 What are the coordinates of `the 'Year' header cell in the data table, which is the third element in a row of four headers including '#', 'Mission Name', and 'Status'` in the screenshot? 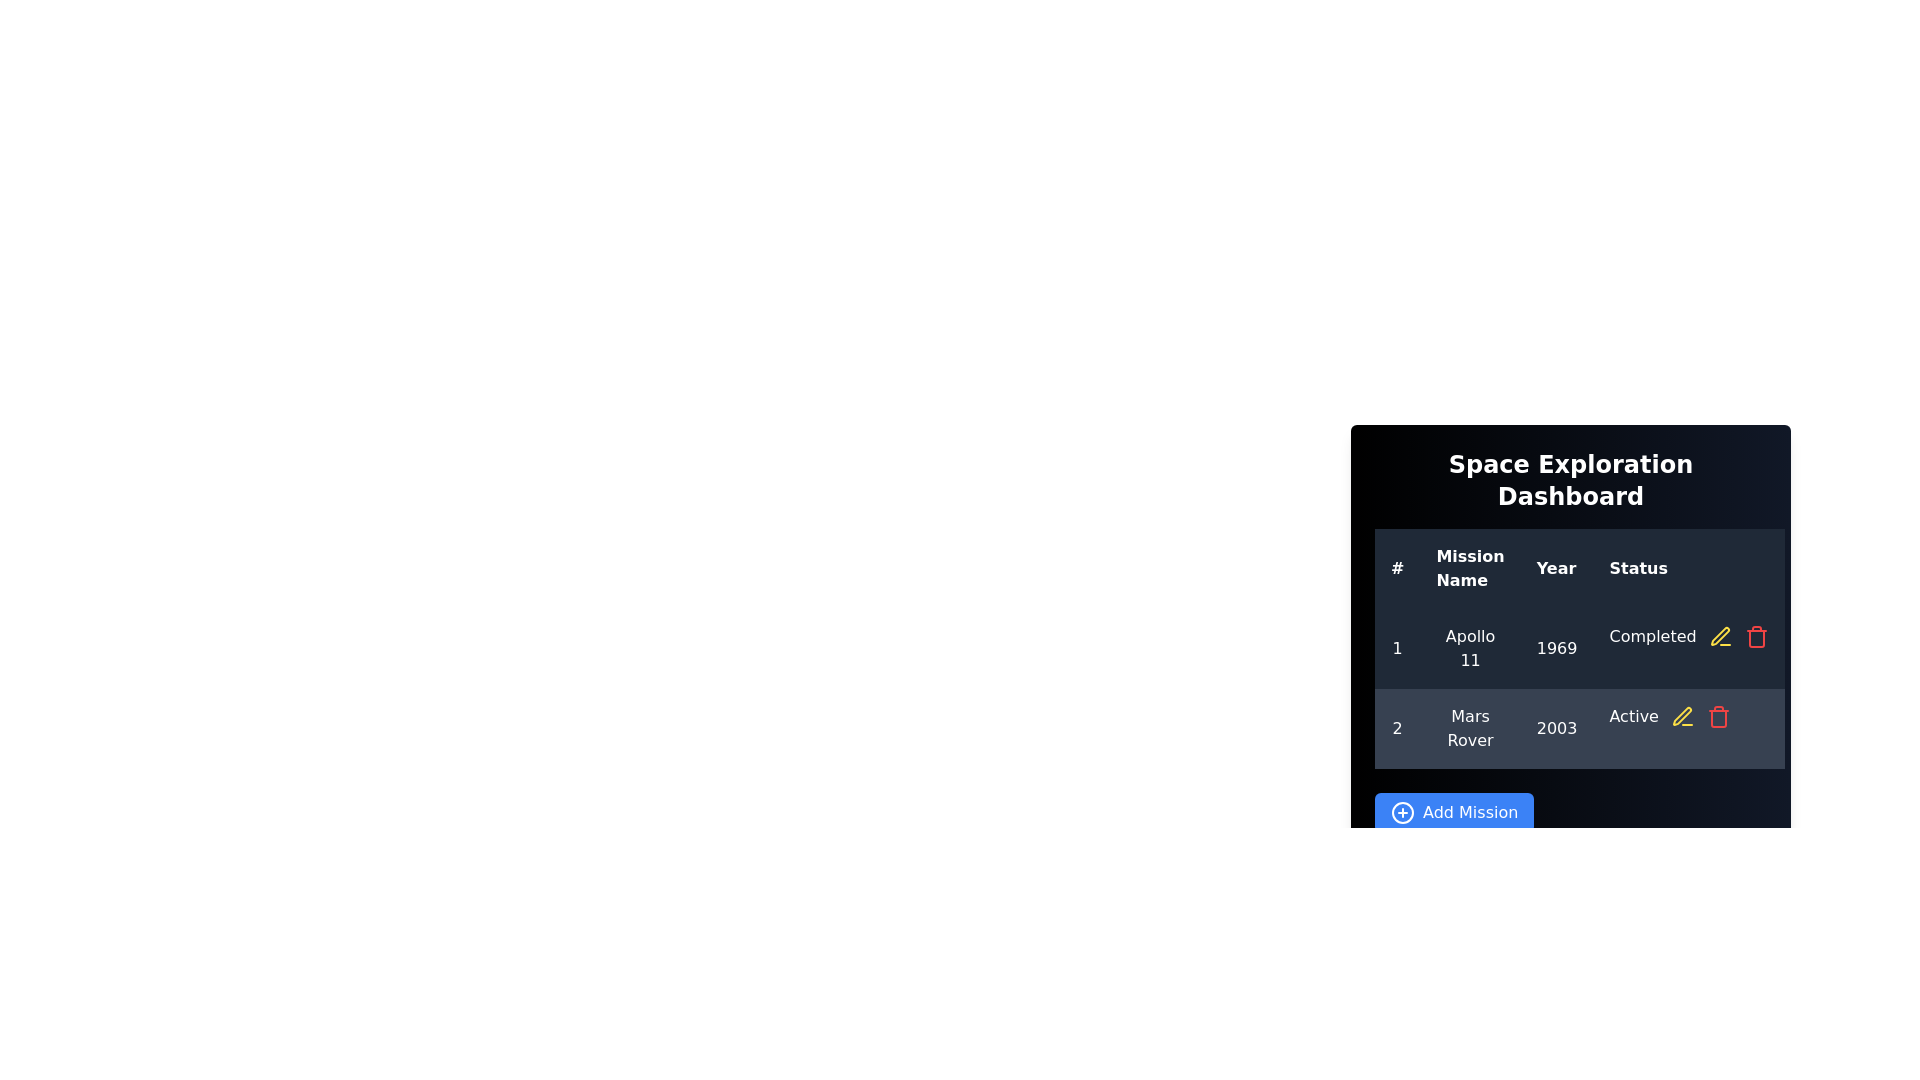 It's located at (1556, 569).